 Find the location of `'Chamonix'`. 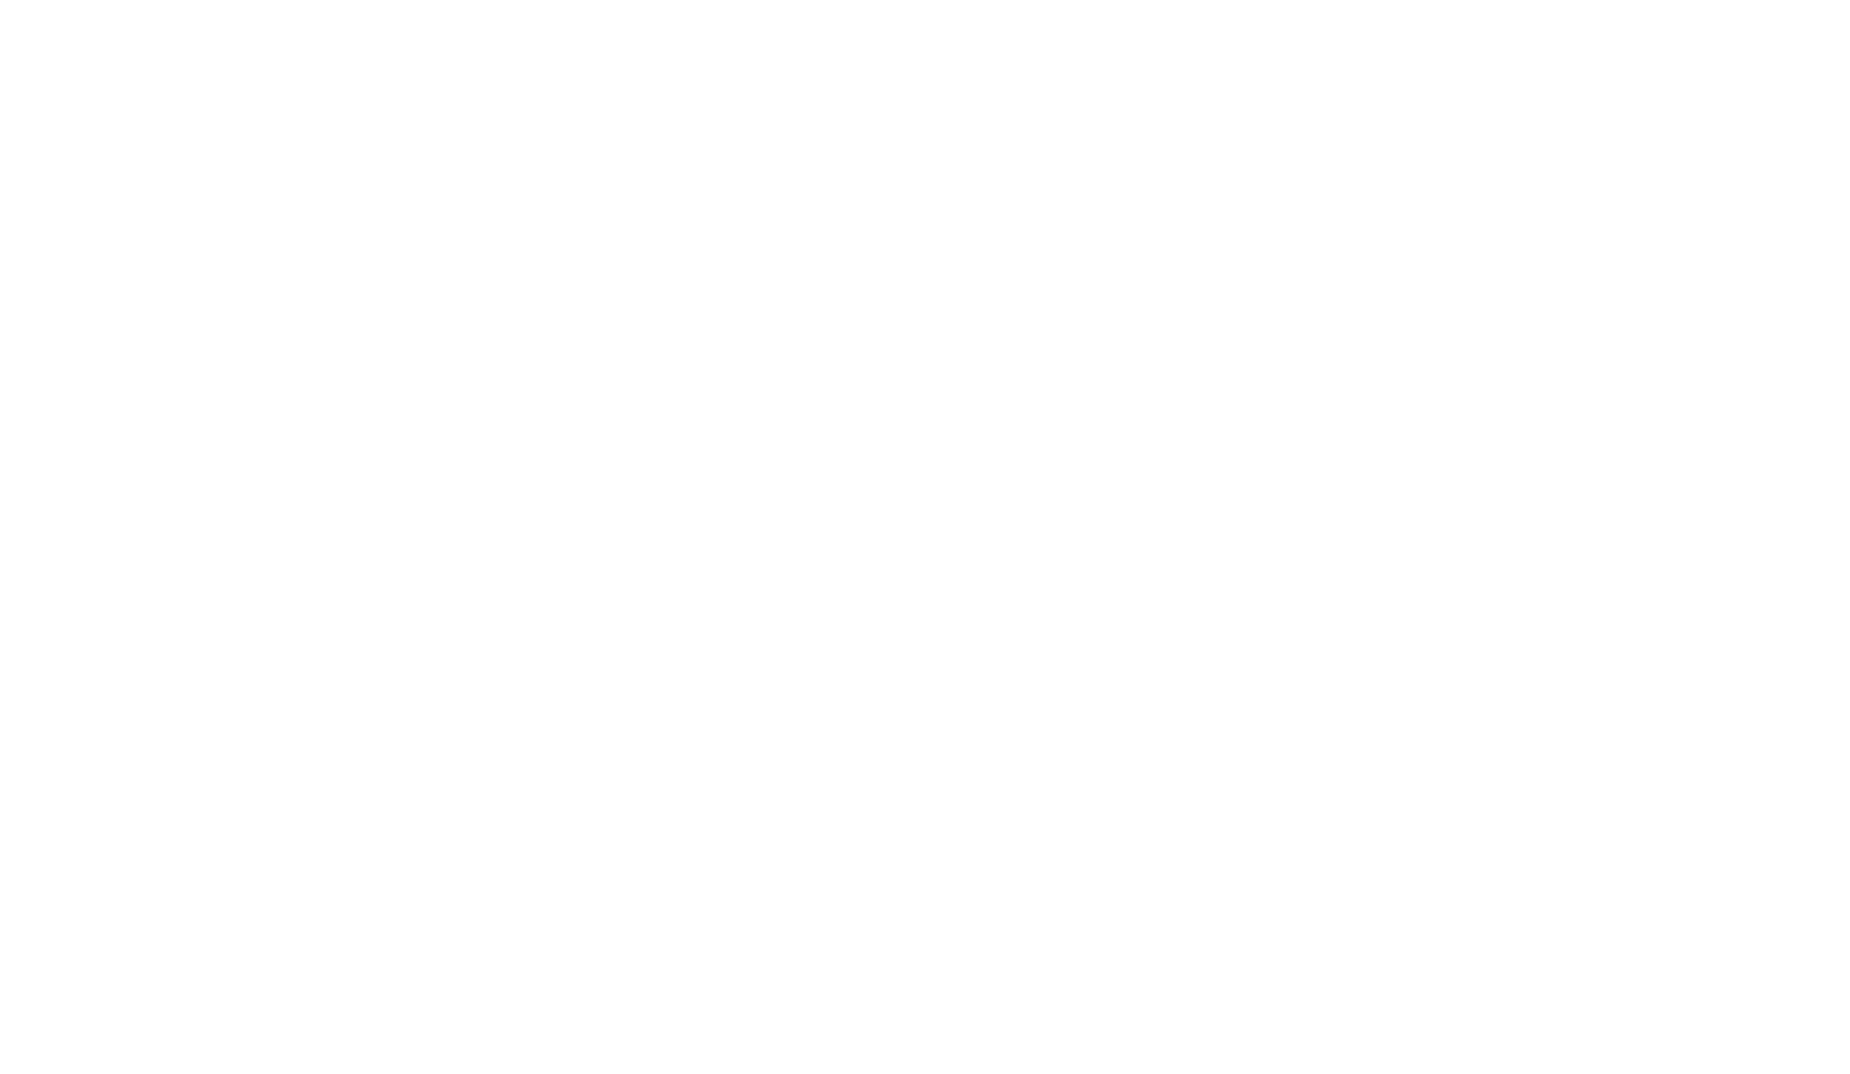

'Chamonix' is located at coordinates (443, 153).